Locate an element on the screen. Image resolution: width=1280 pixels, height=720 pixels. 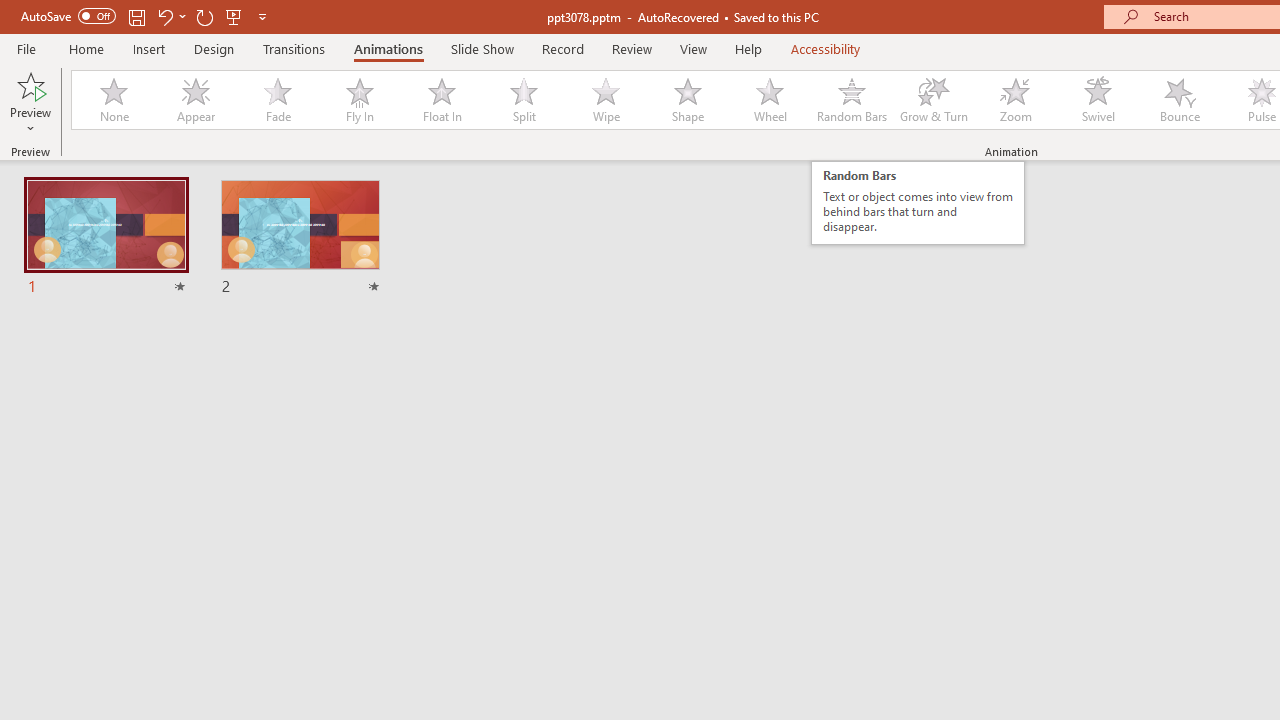
'Fade' is located at coordinates (276, 100).